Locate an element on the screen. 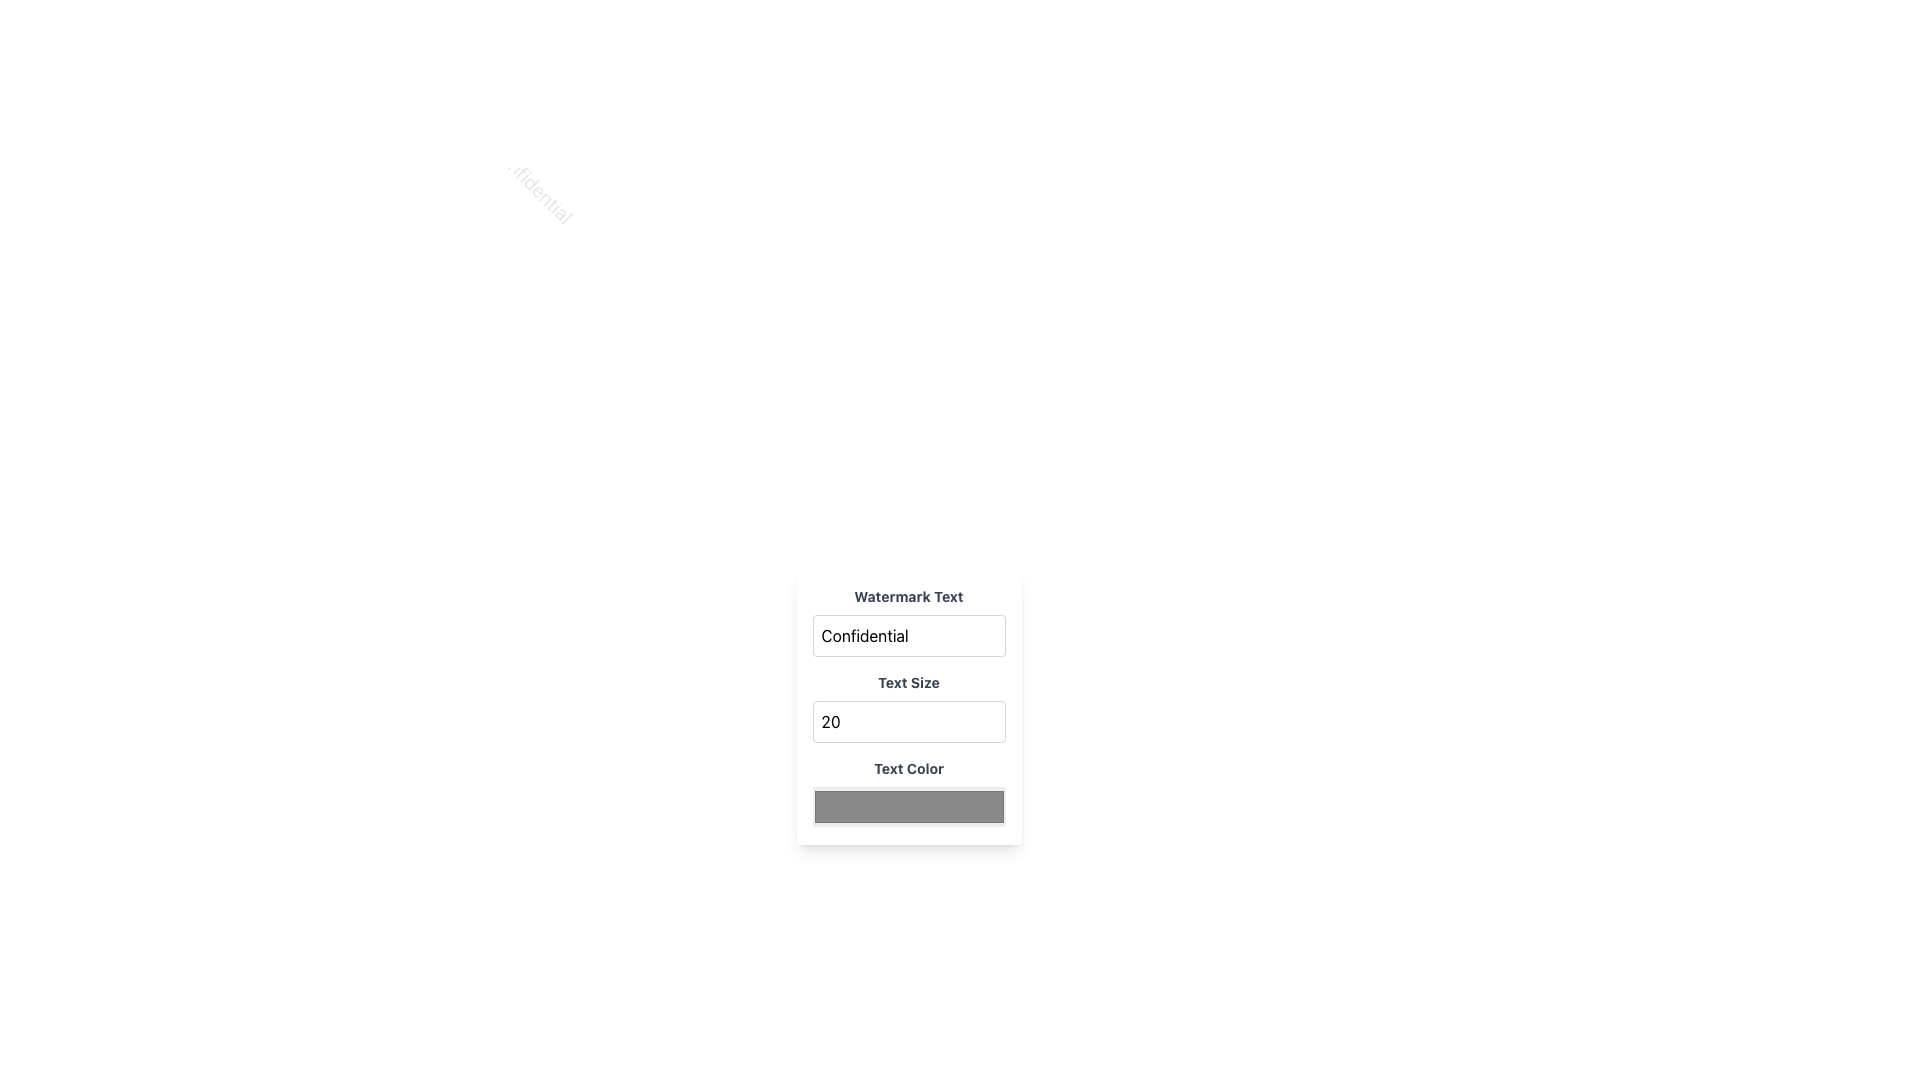 Image resolution: width=1920 pixels, height=1080 pixels. the color picker input located in the third group from the top, below 'Text Size' is located at coordinates (907, 793).